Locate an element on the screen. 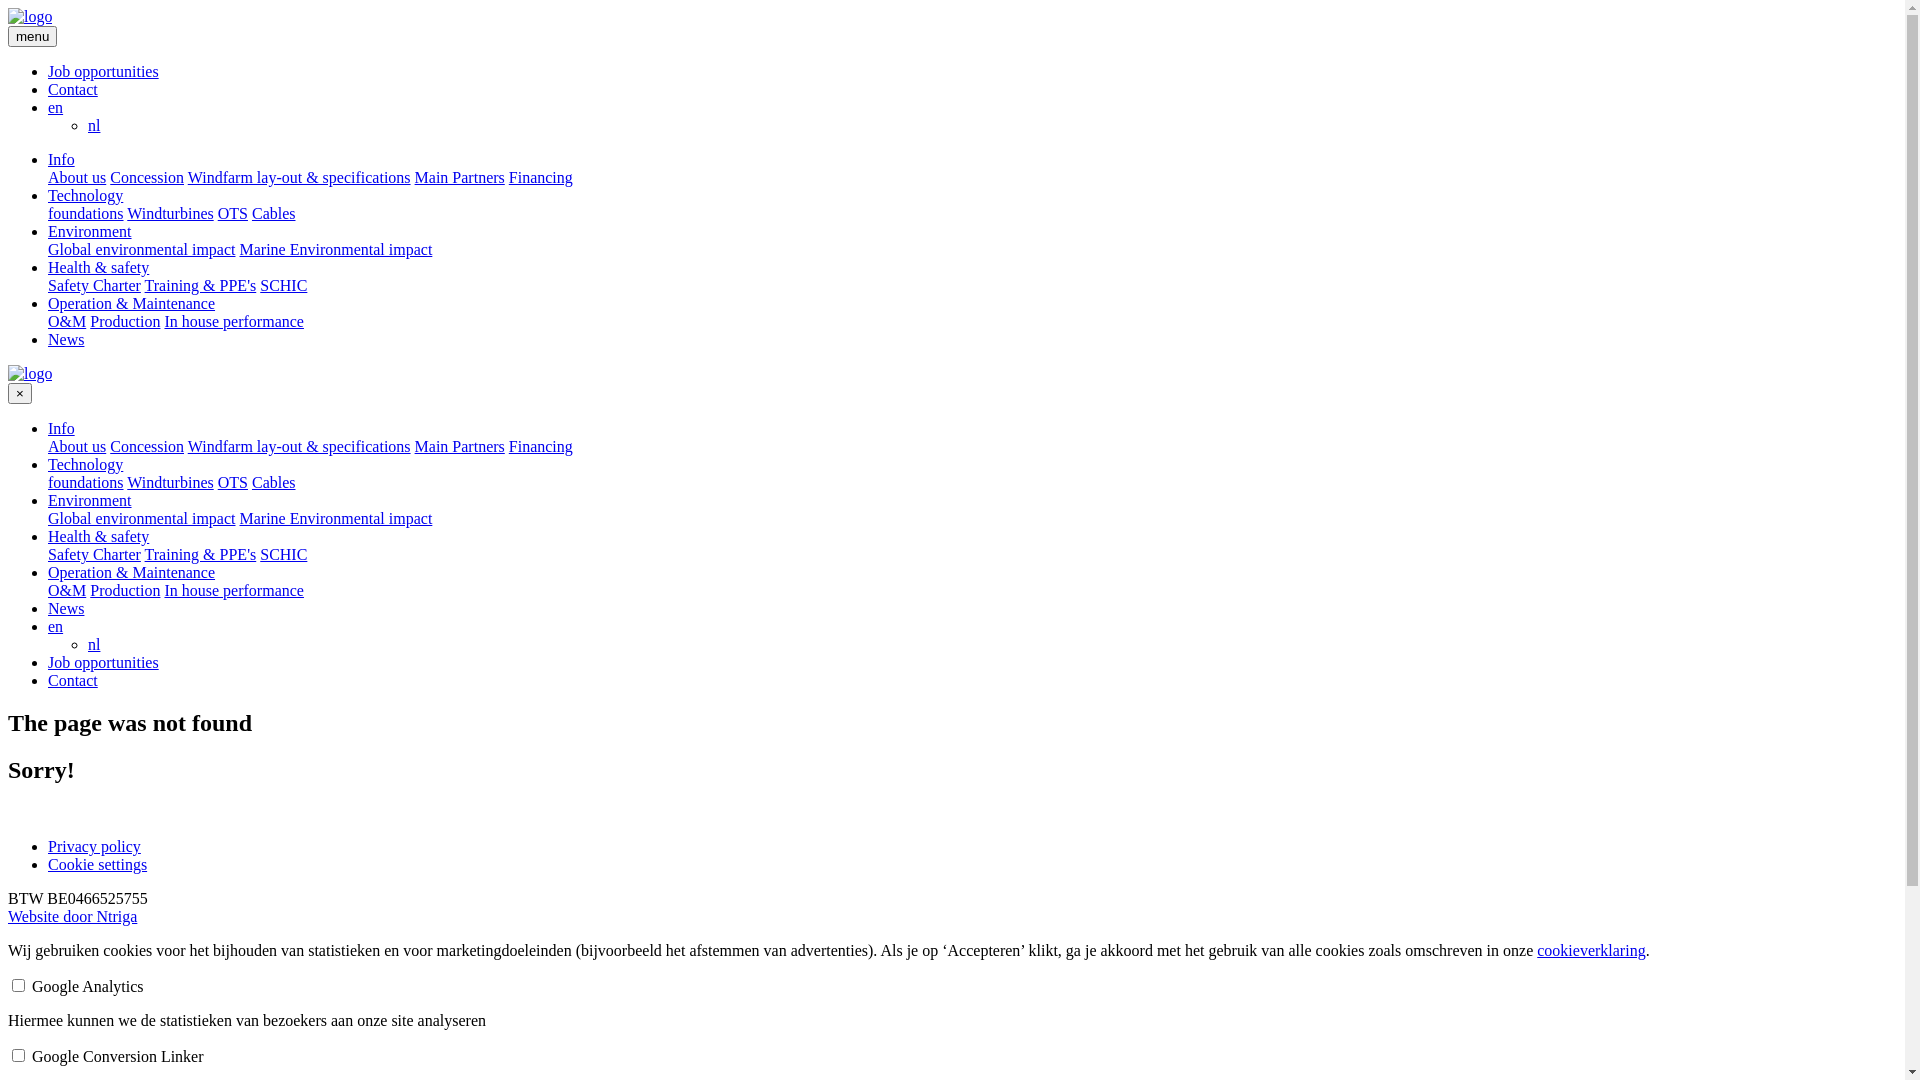 The image size is (1920, 1080). 'Financing' is located at coordinates (541, 176).